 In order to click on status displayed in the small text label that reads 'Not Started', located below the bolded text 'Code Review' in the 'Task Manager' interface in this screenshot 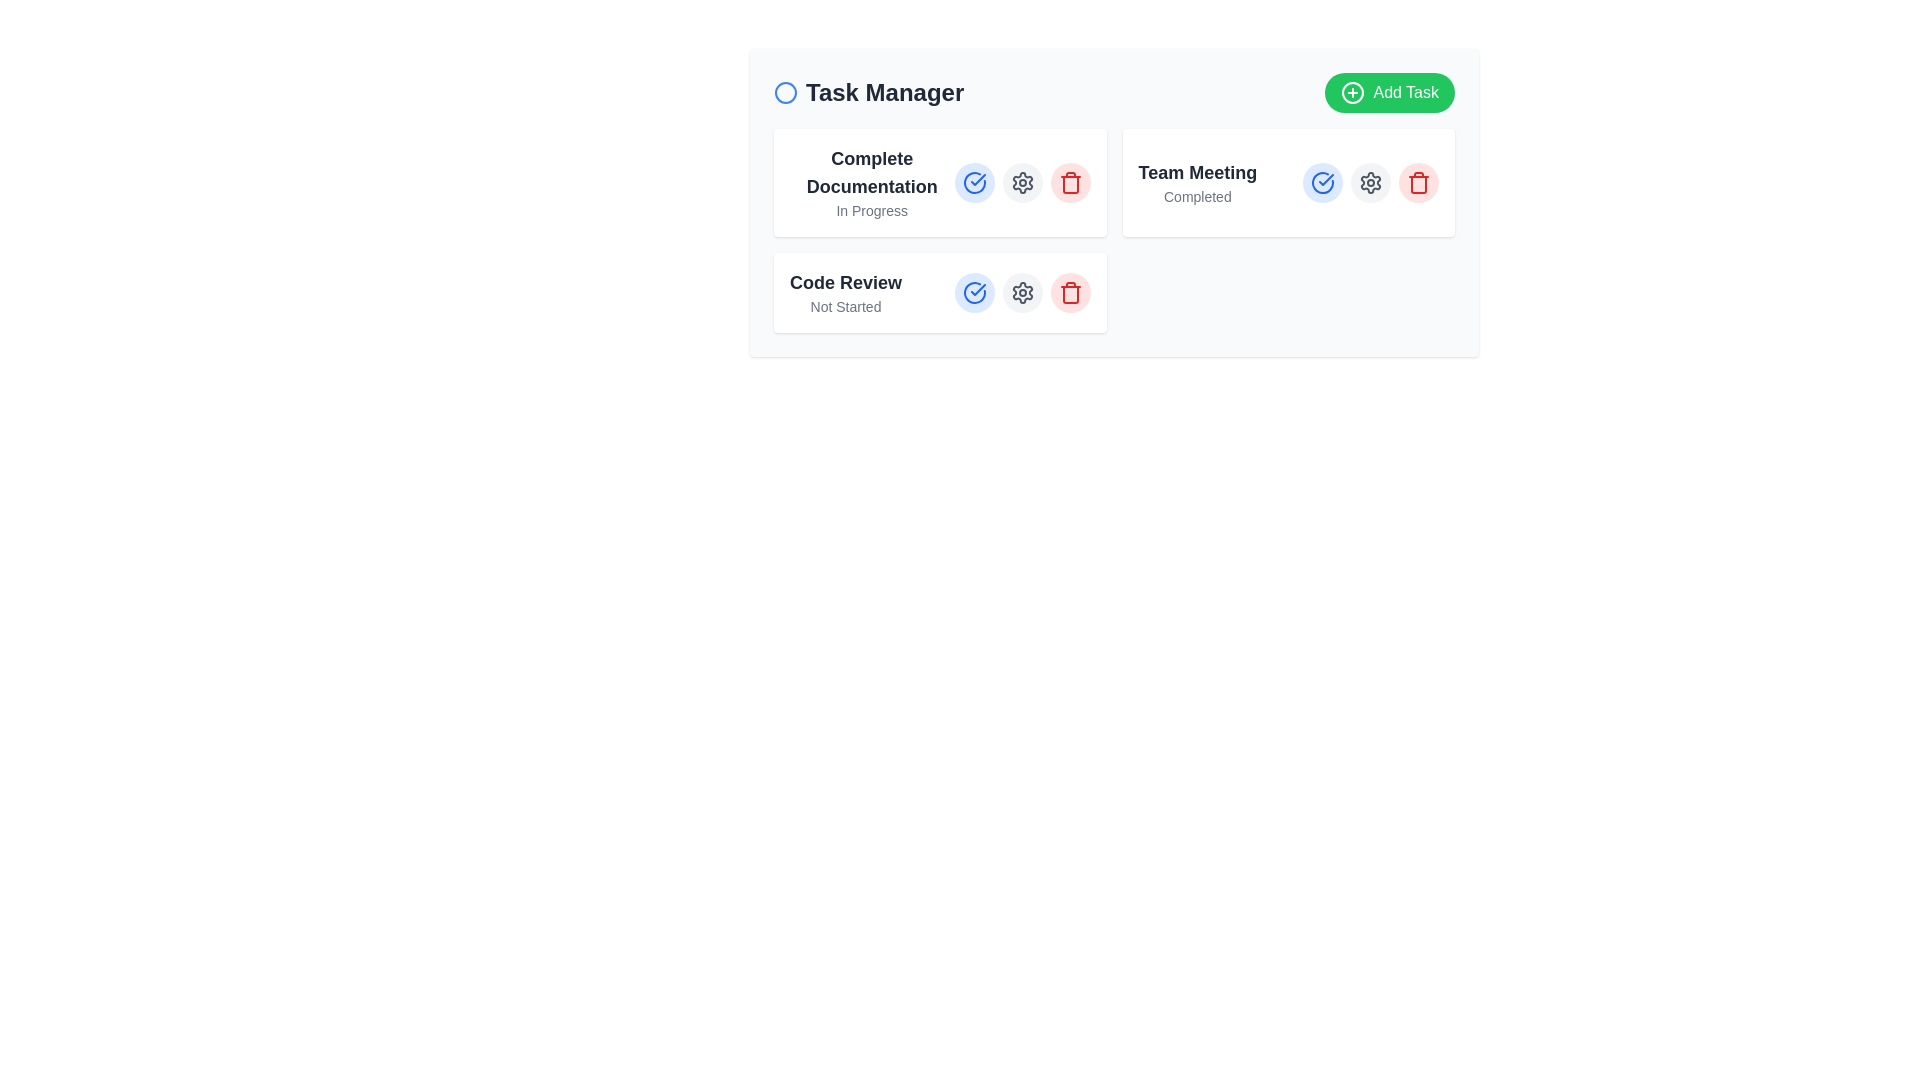, I will do `click(845, 307)`.